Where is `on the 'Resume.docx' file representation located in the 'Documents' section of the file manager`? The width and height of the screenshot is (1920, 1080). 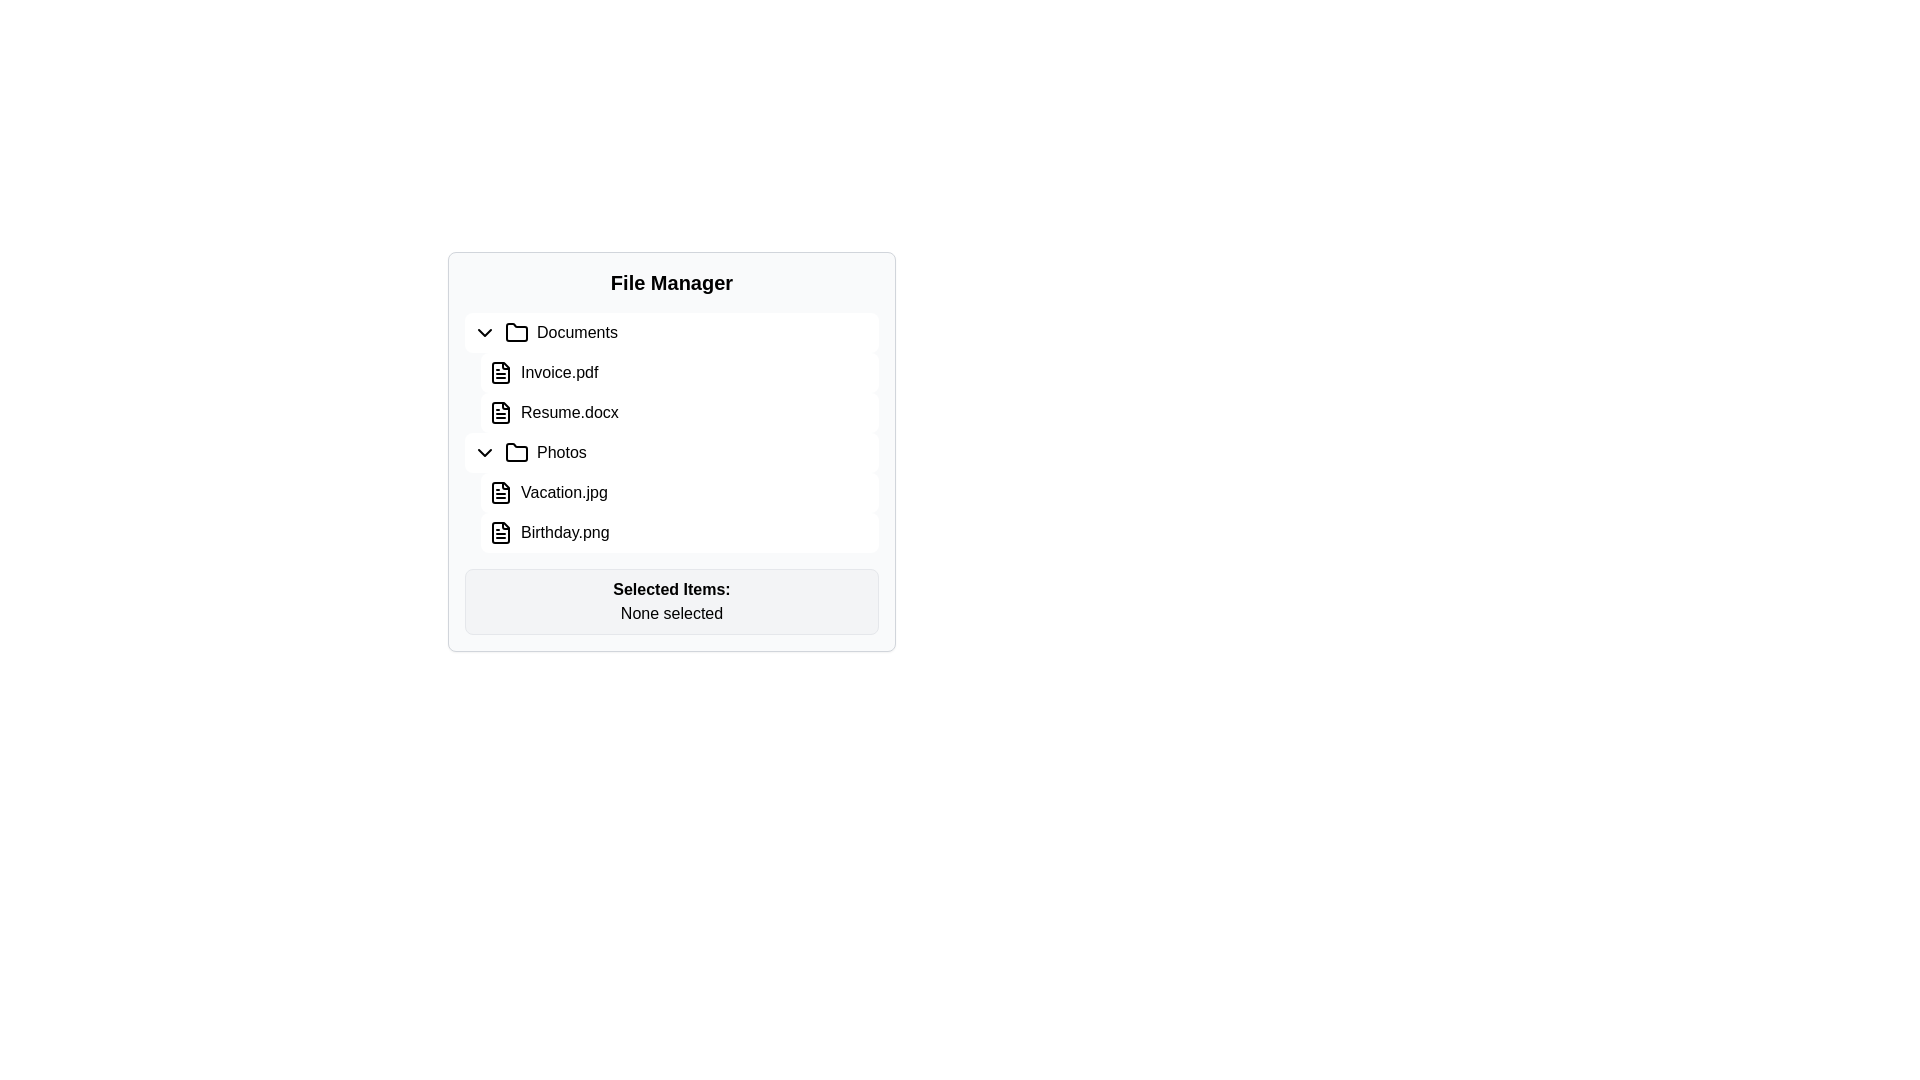 on the 'Resume.docx' file representation located in the 'Documents' section of the file manager is located at coordinates (672, 411).